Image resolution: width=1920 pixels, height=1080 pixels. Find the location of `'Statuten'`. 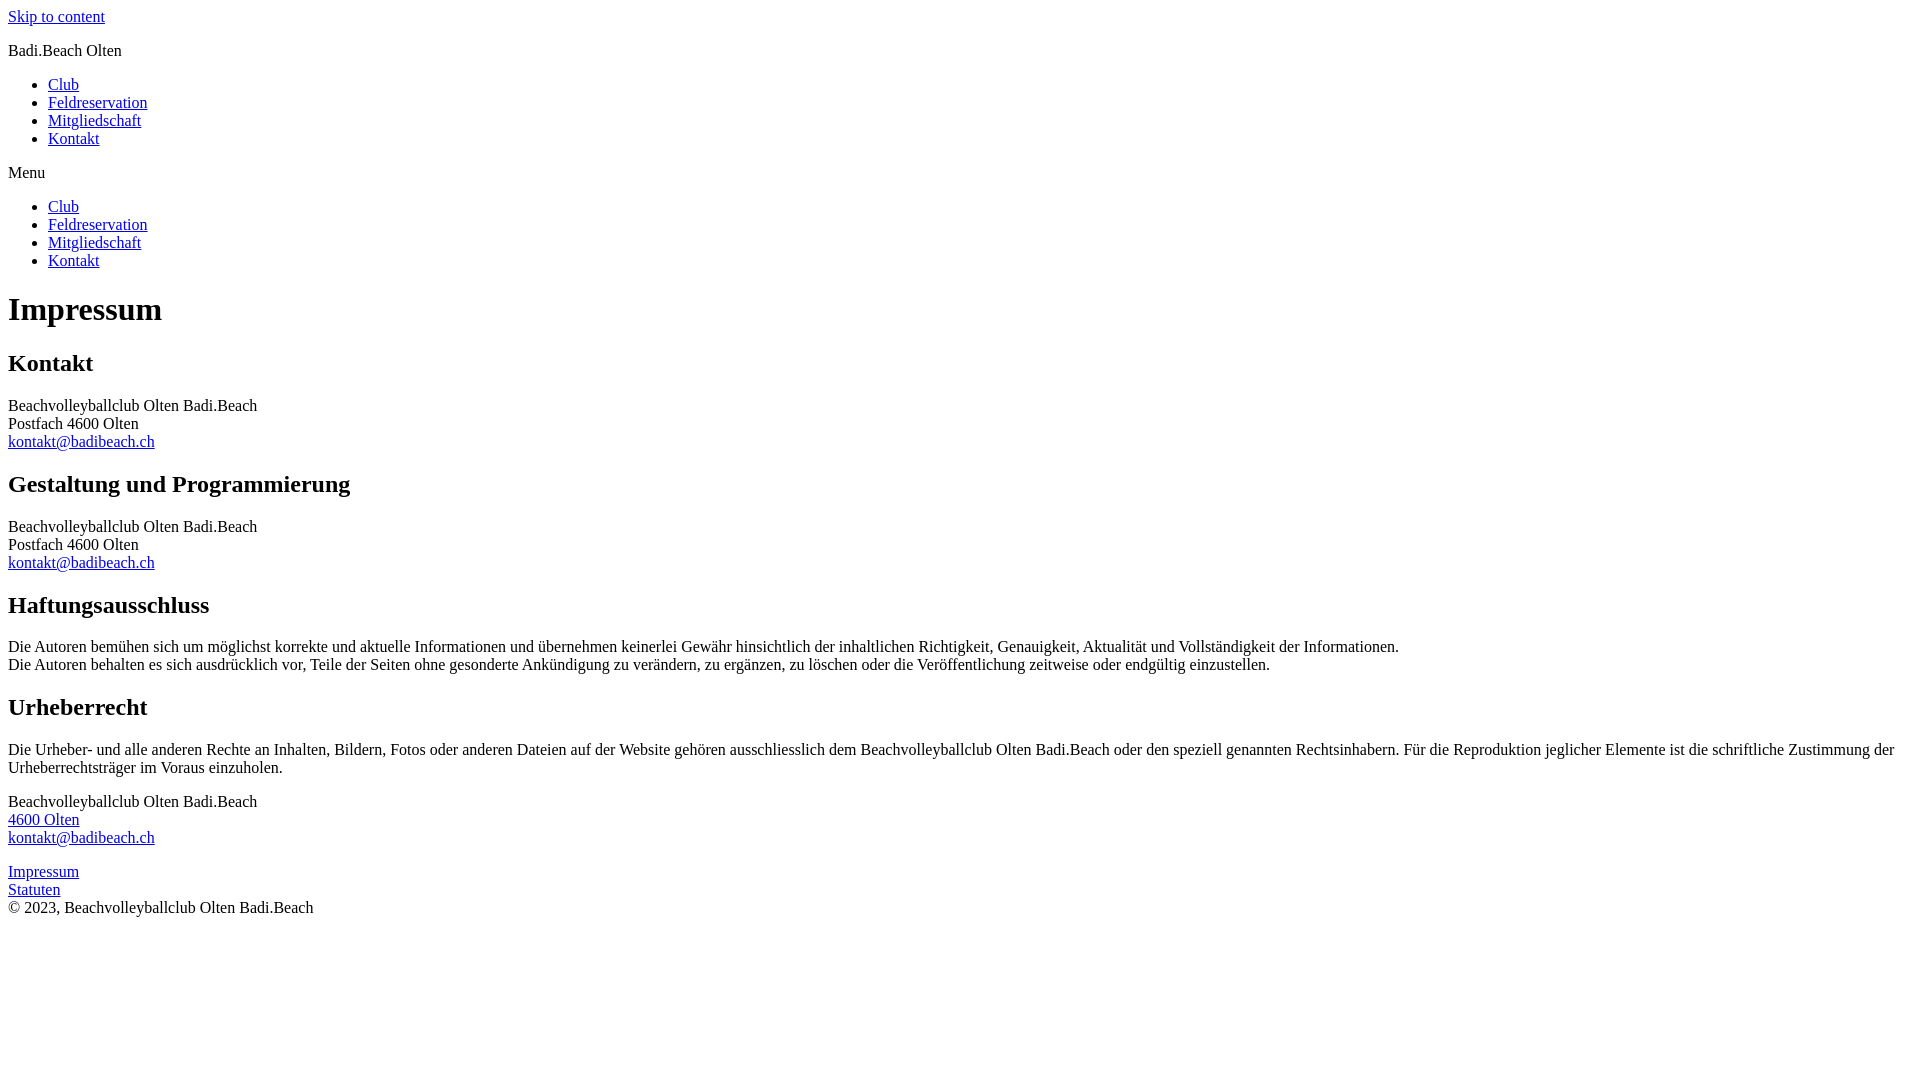

'Statuten' is located at coordinates (33, 888).